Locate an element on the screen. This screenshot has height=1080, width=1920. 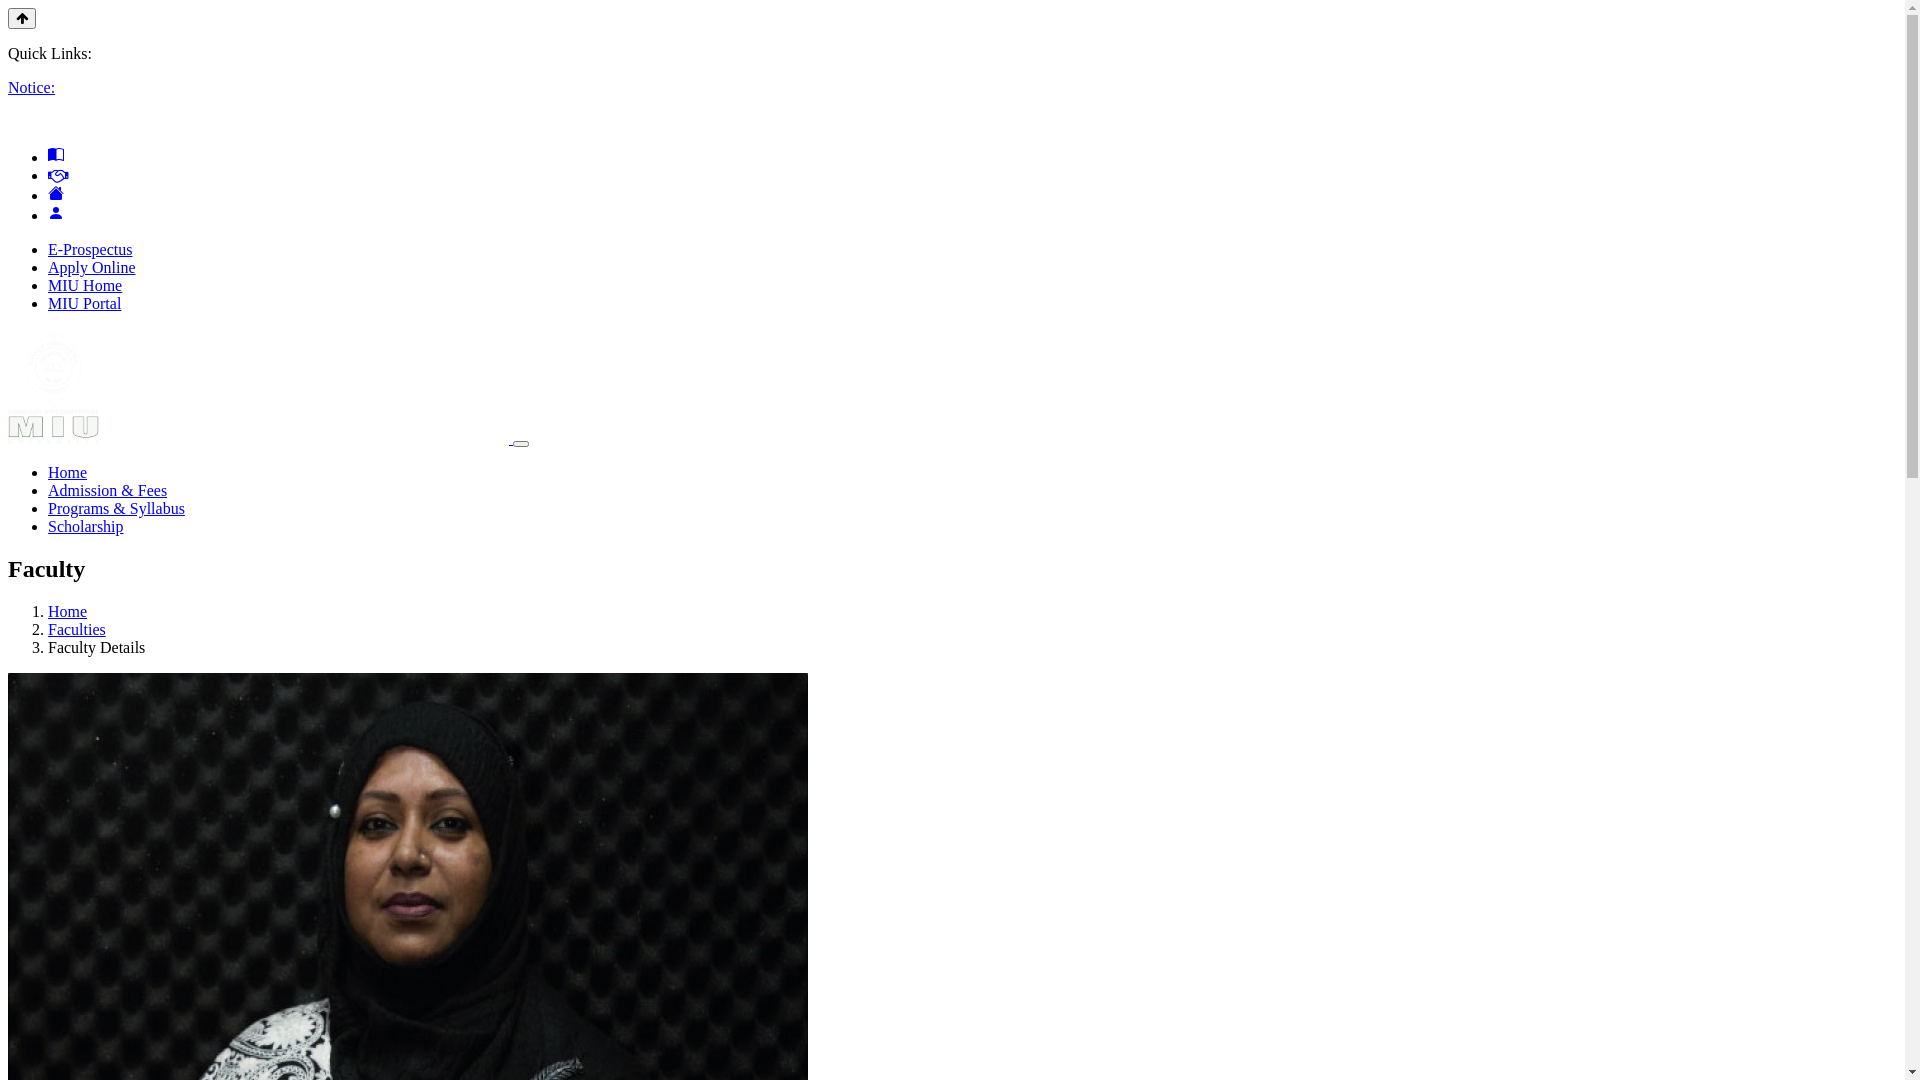
'Notice:' is located at coordinates (31, 86).